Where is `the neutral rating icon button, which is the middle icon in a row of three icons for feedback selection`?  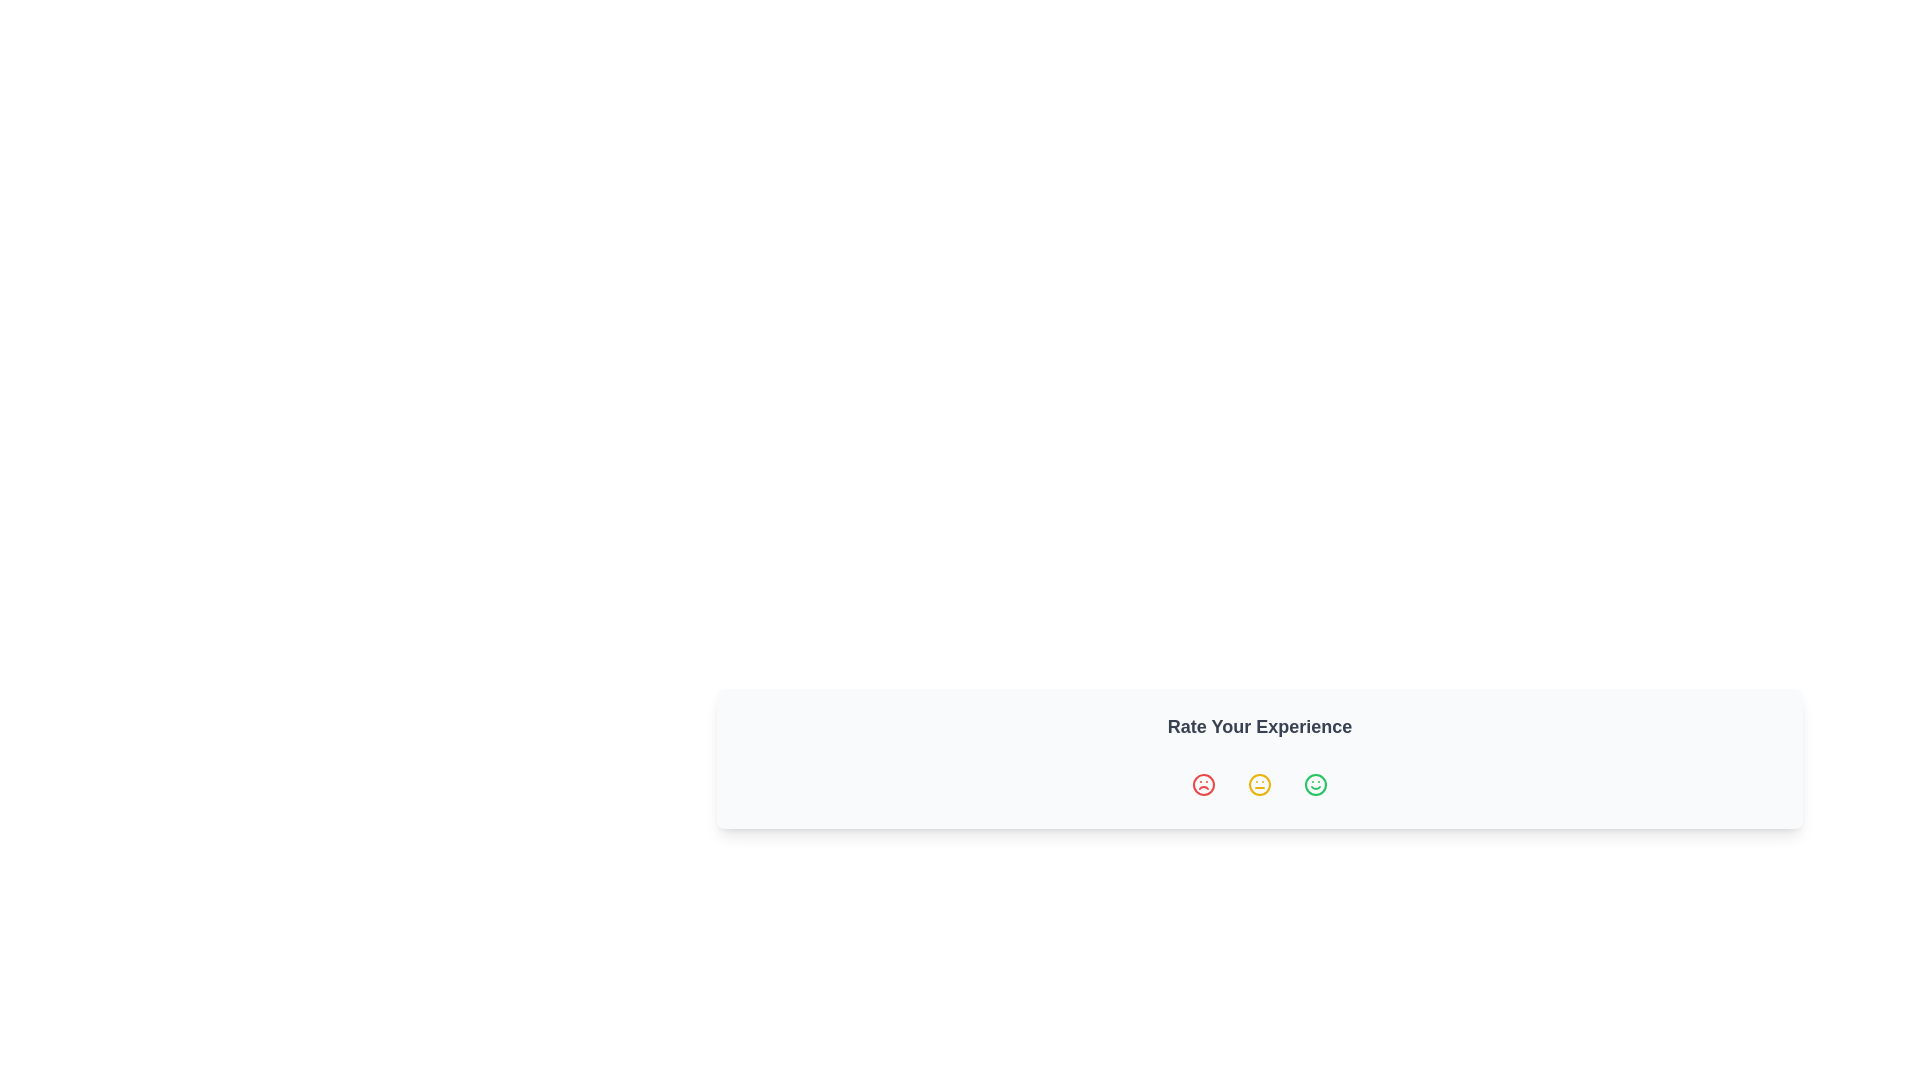 the neutral rating icon button, which is the middle icon in a row of three icons for feedback selection is located at coordinates (1258, 784).